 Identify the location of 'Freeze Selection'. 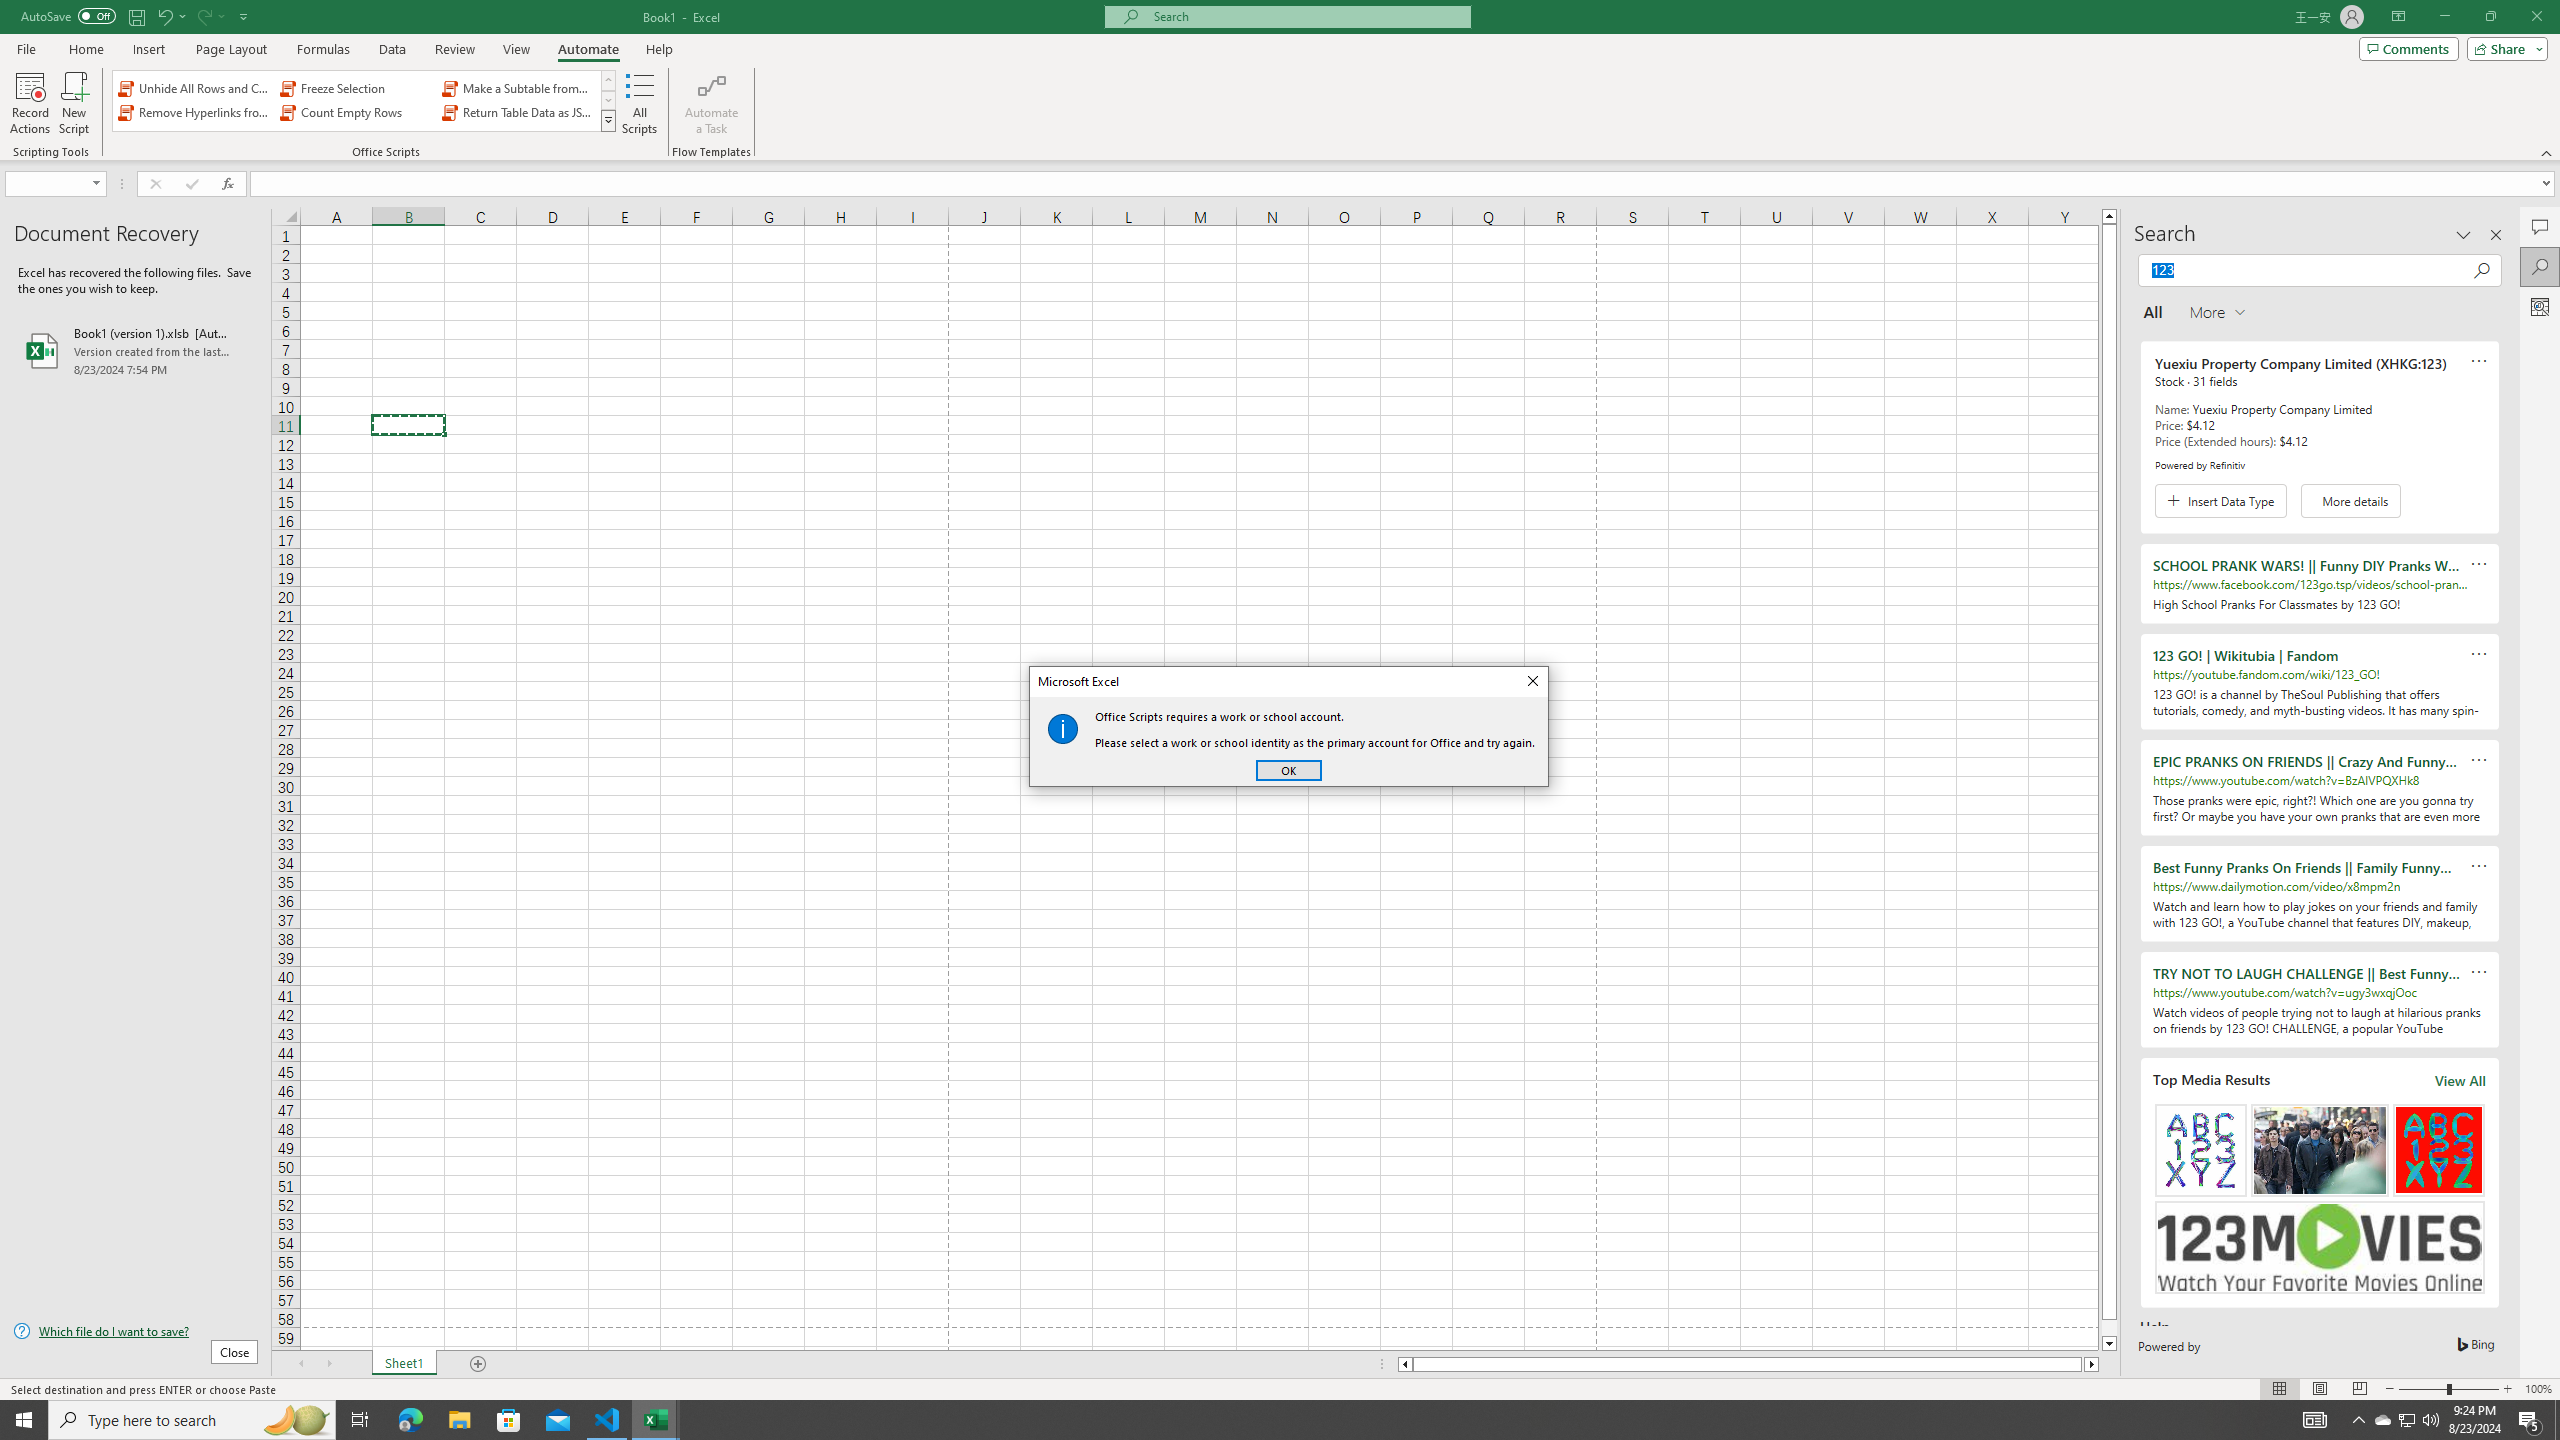
(356, 88).